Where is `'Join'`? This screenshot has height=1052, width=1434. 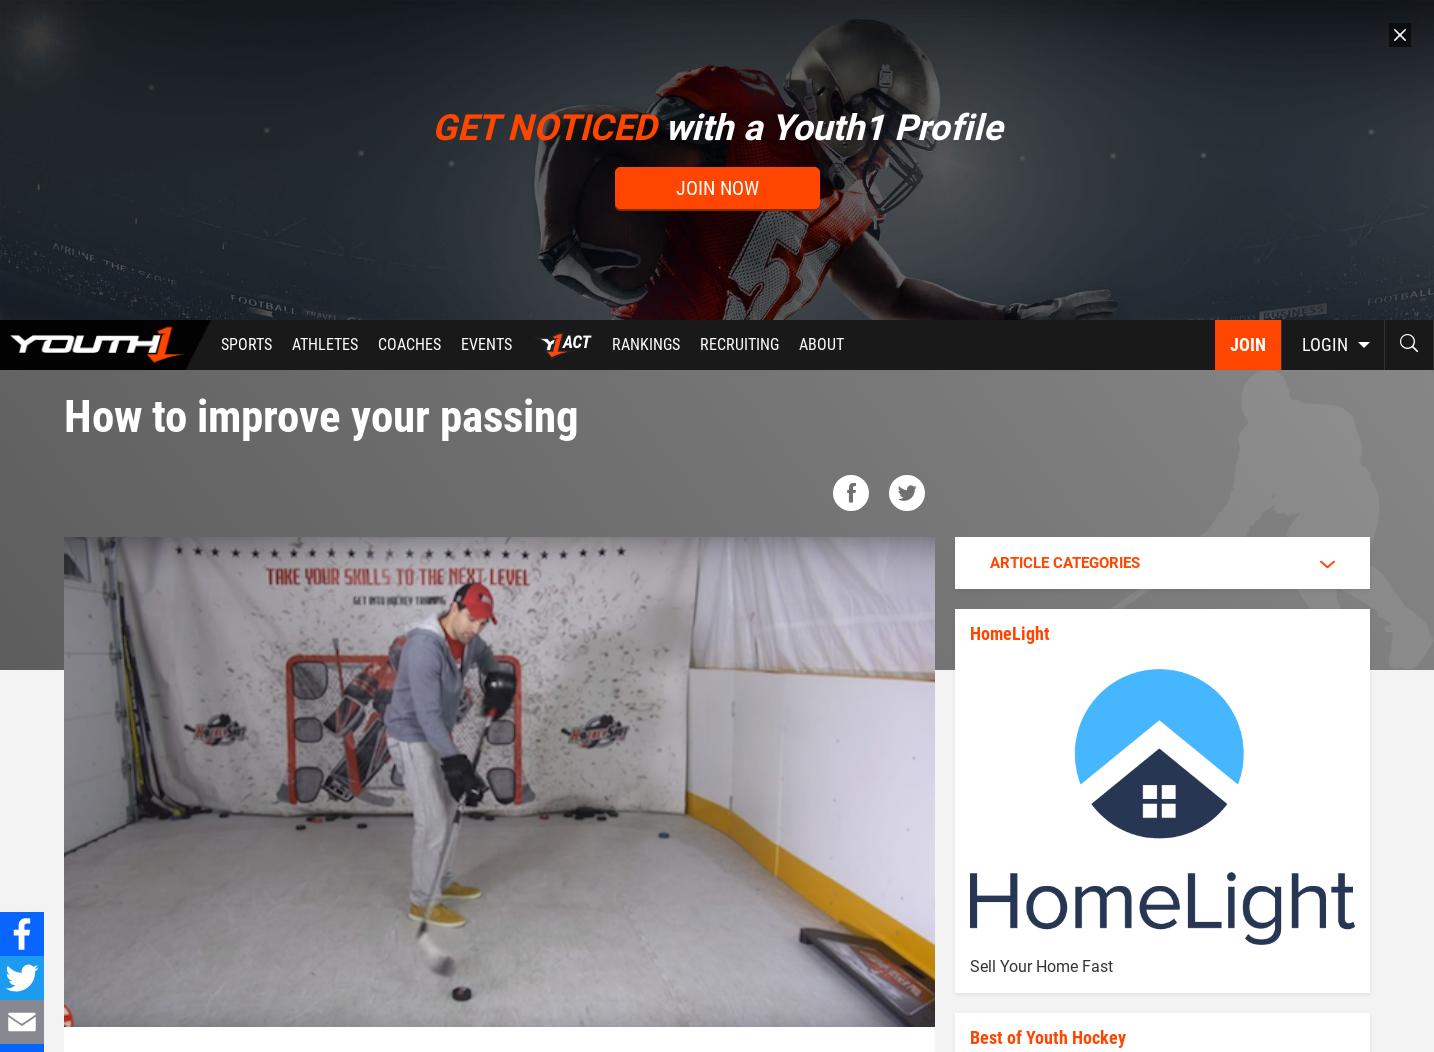
'Join' is located at coordinates (1247, 343).